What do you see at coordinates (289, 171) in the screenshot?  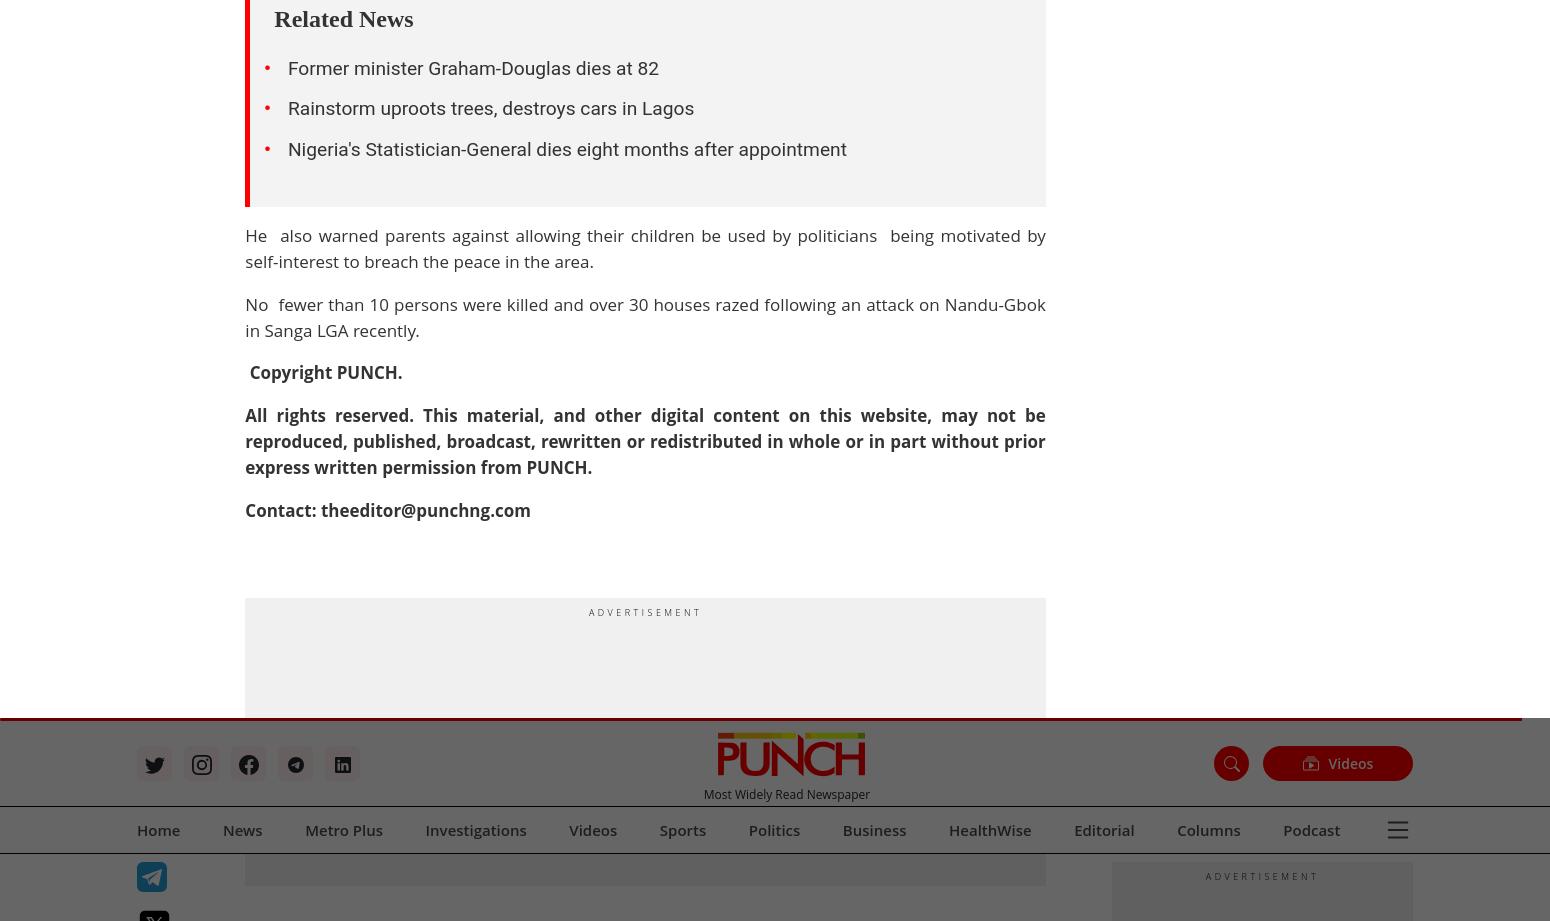 I see `'punchng.com © 1971- 2023 Punch Nigeria Limited'` at bounding box center [289, 171].